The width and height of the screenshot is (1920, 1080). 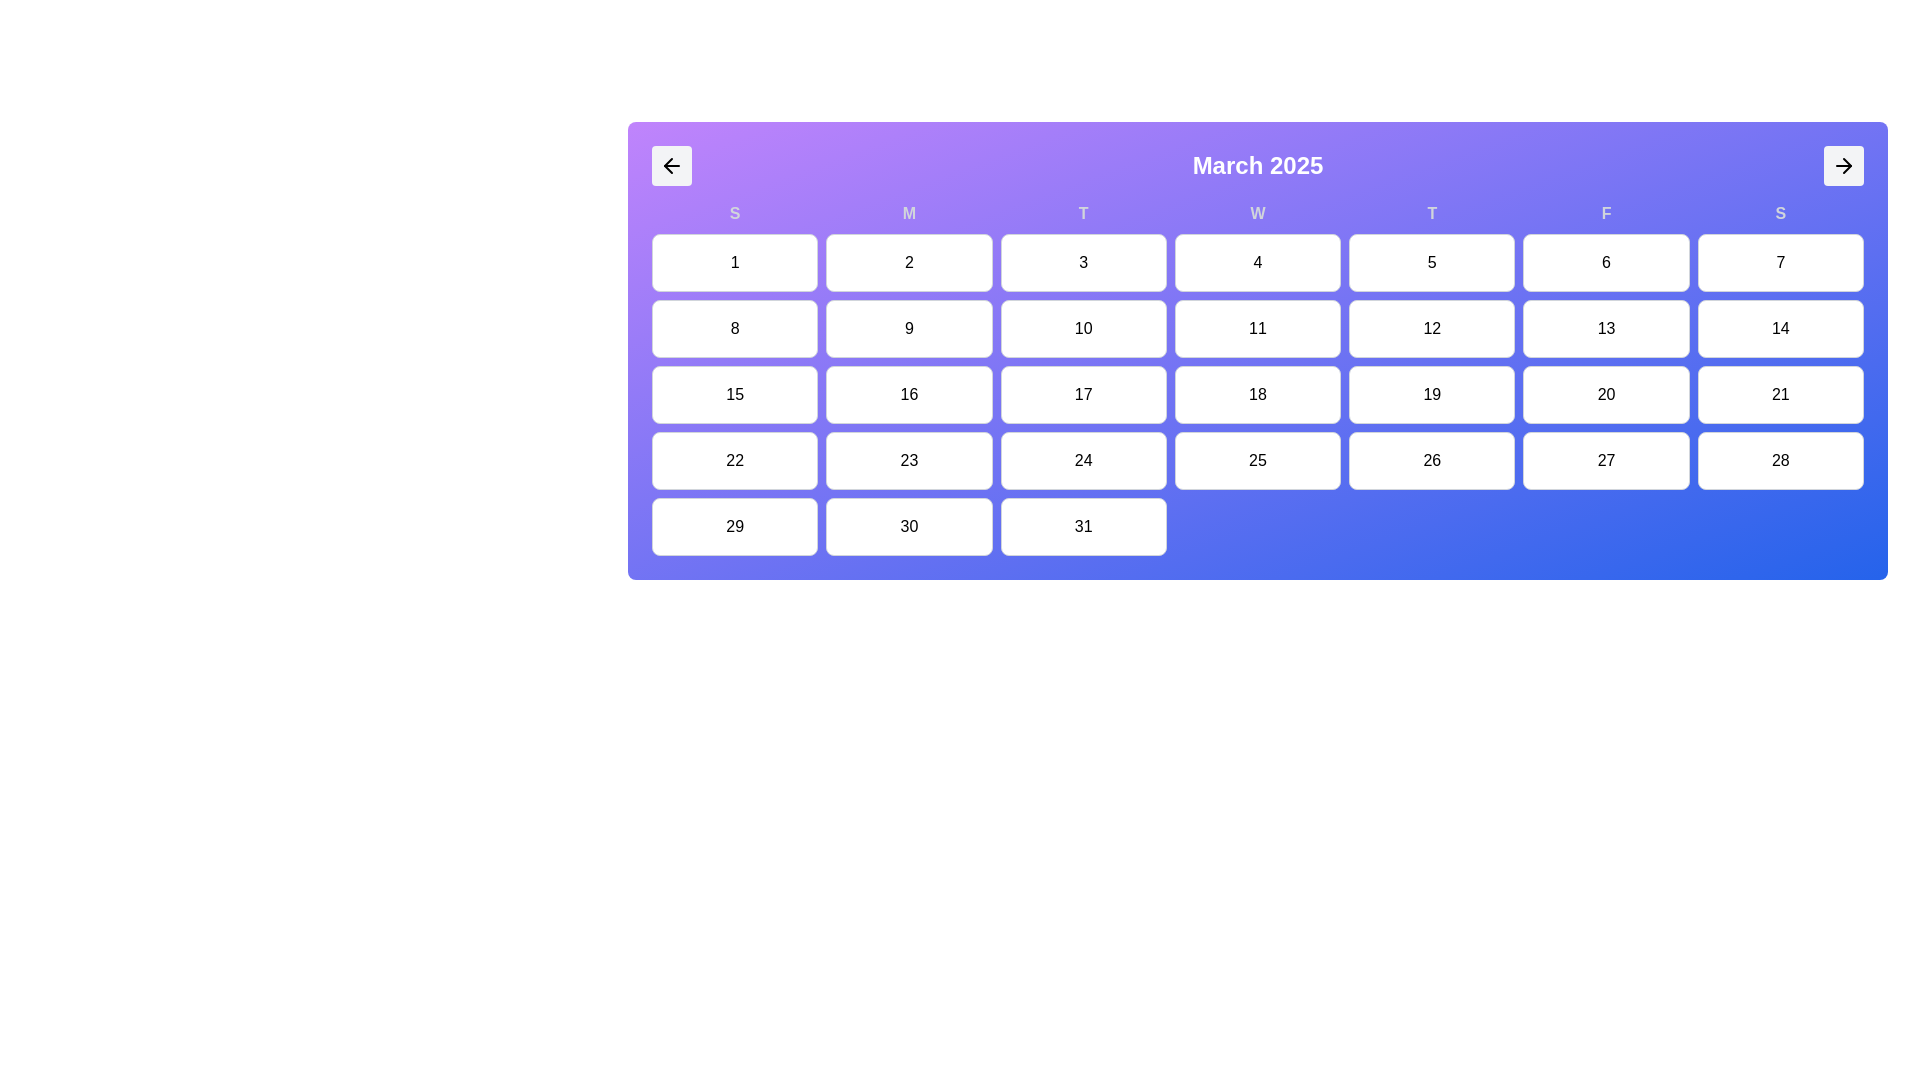 I want to click on on the Calendar day cell displaying the number '30' in the last row and second column of the calendar grid, so click(x=908, y=526).